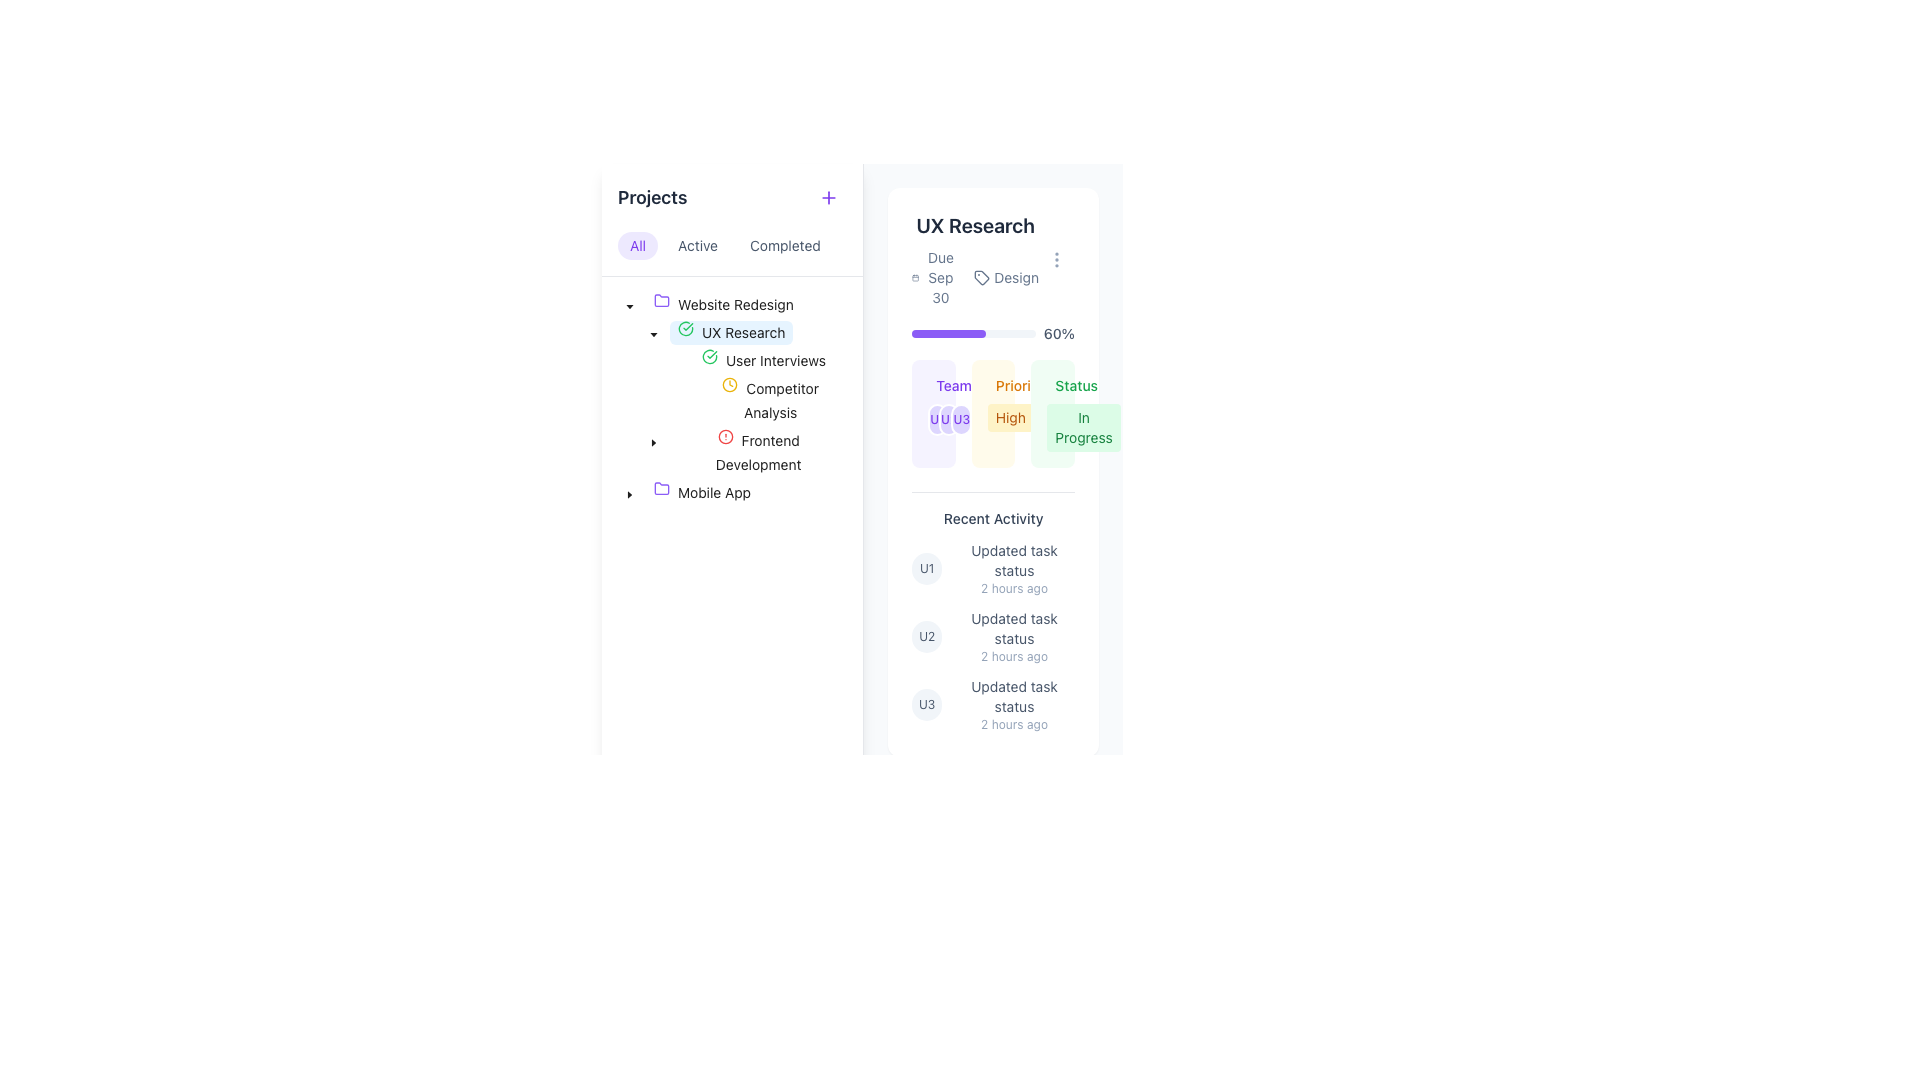 The image size is (1920, 1080). What do you see at coordinates (653, 442) in the screenshot?
I see `the toggle icon adjacent to the 'UX Research' sub-item in the hierarchical list` at bounding box center [653, 442].